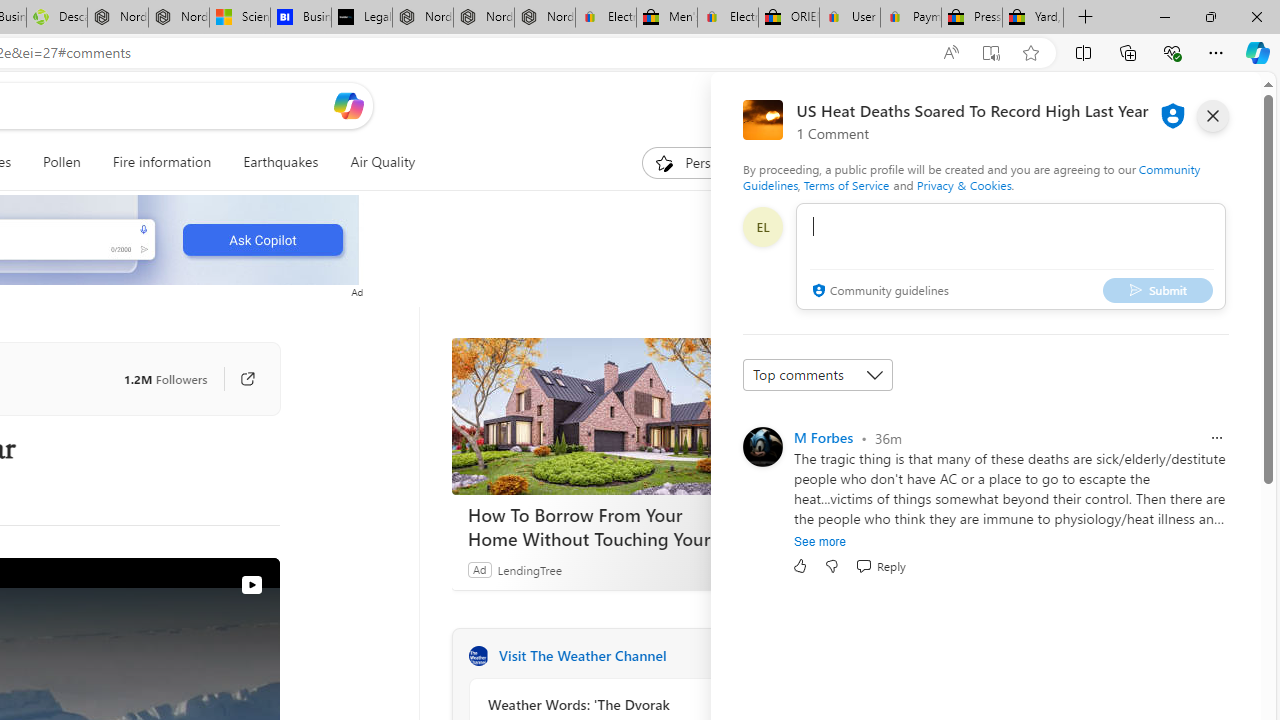 The image size is (1280, 720). Describe the element at coordinates (909, 52) in the screenshot. I see `'Read aloud this page (Ctrl+Shift+U)'` at that location.